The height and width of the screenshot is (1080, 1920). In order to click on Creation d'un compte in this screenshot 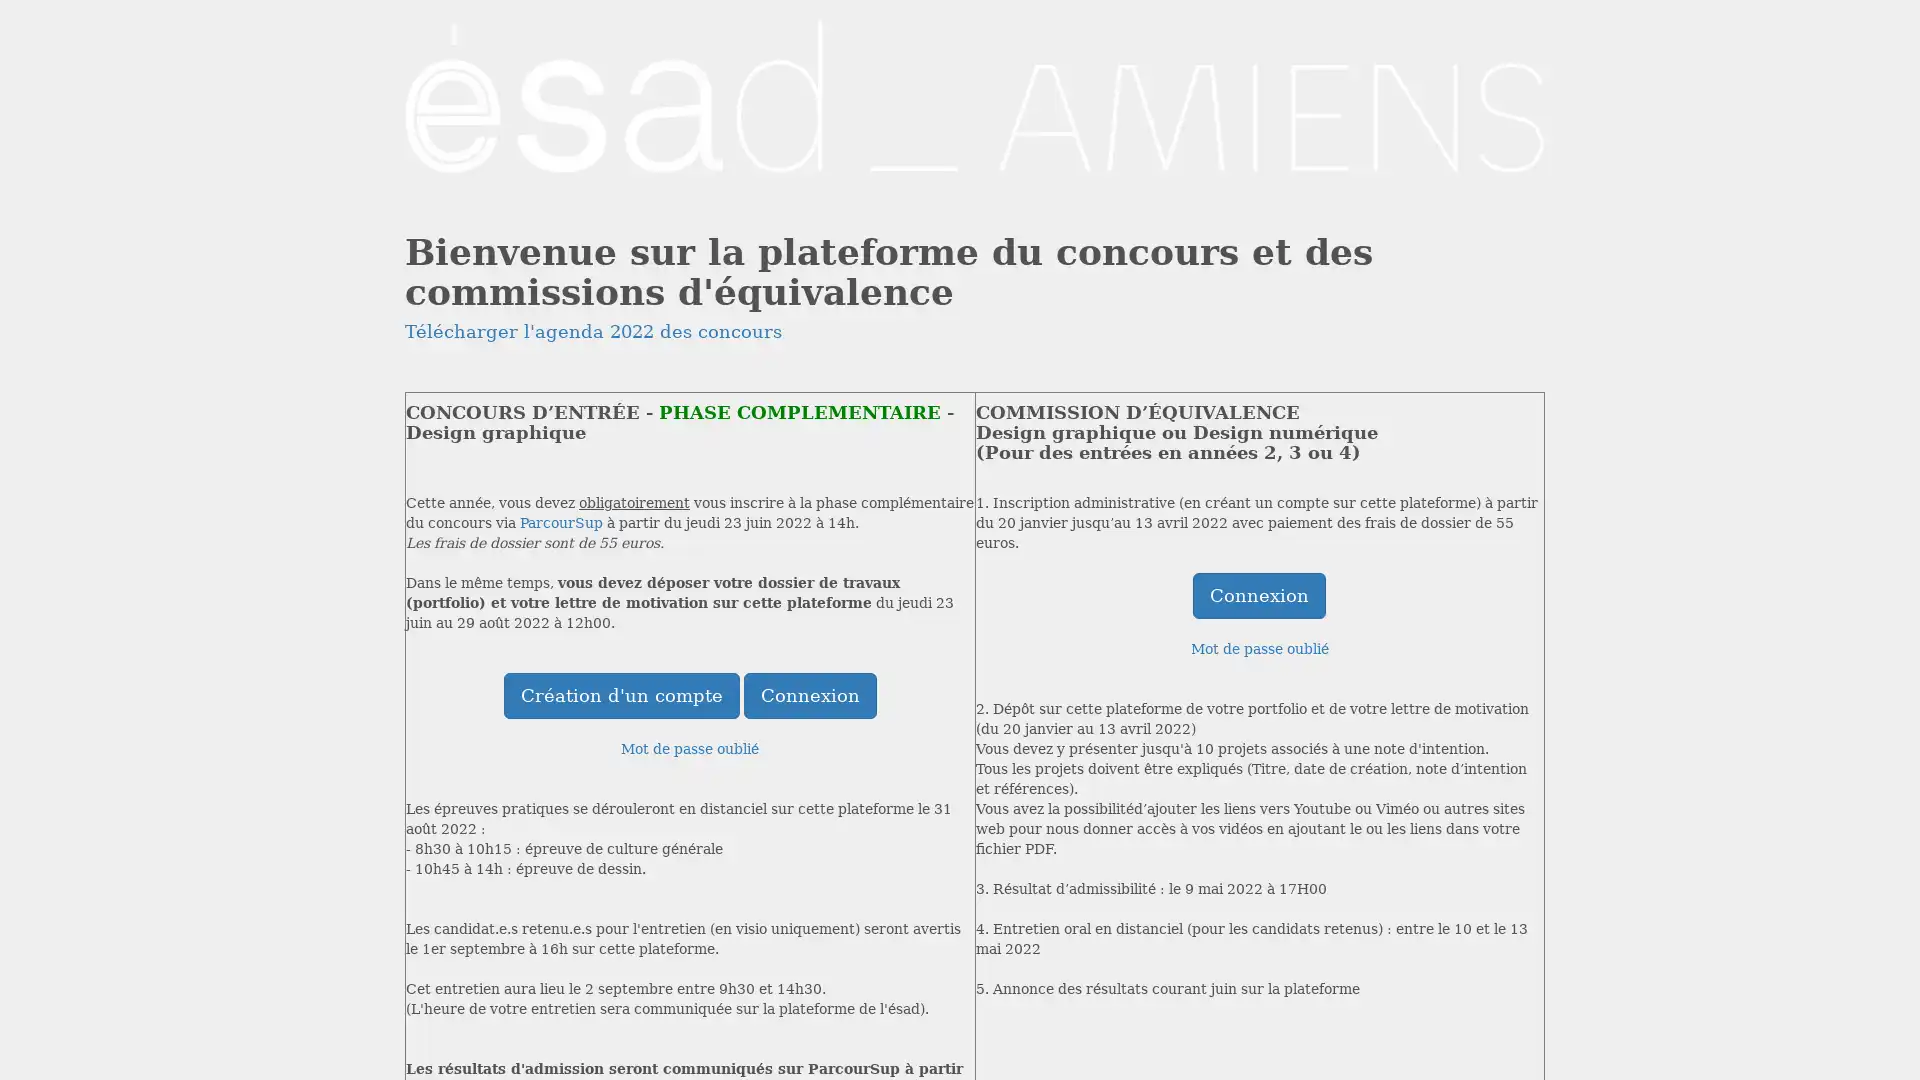, I will do `click(619, 693)`.